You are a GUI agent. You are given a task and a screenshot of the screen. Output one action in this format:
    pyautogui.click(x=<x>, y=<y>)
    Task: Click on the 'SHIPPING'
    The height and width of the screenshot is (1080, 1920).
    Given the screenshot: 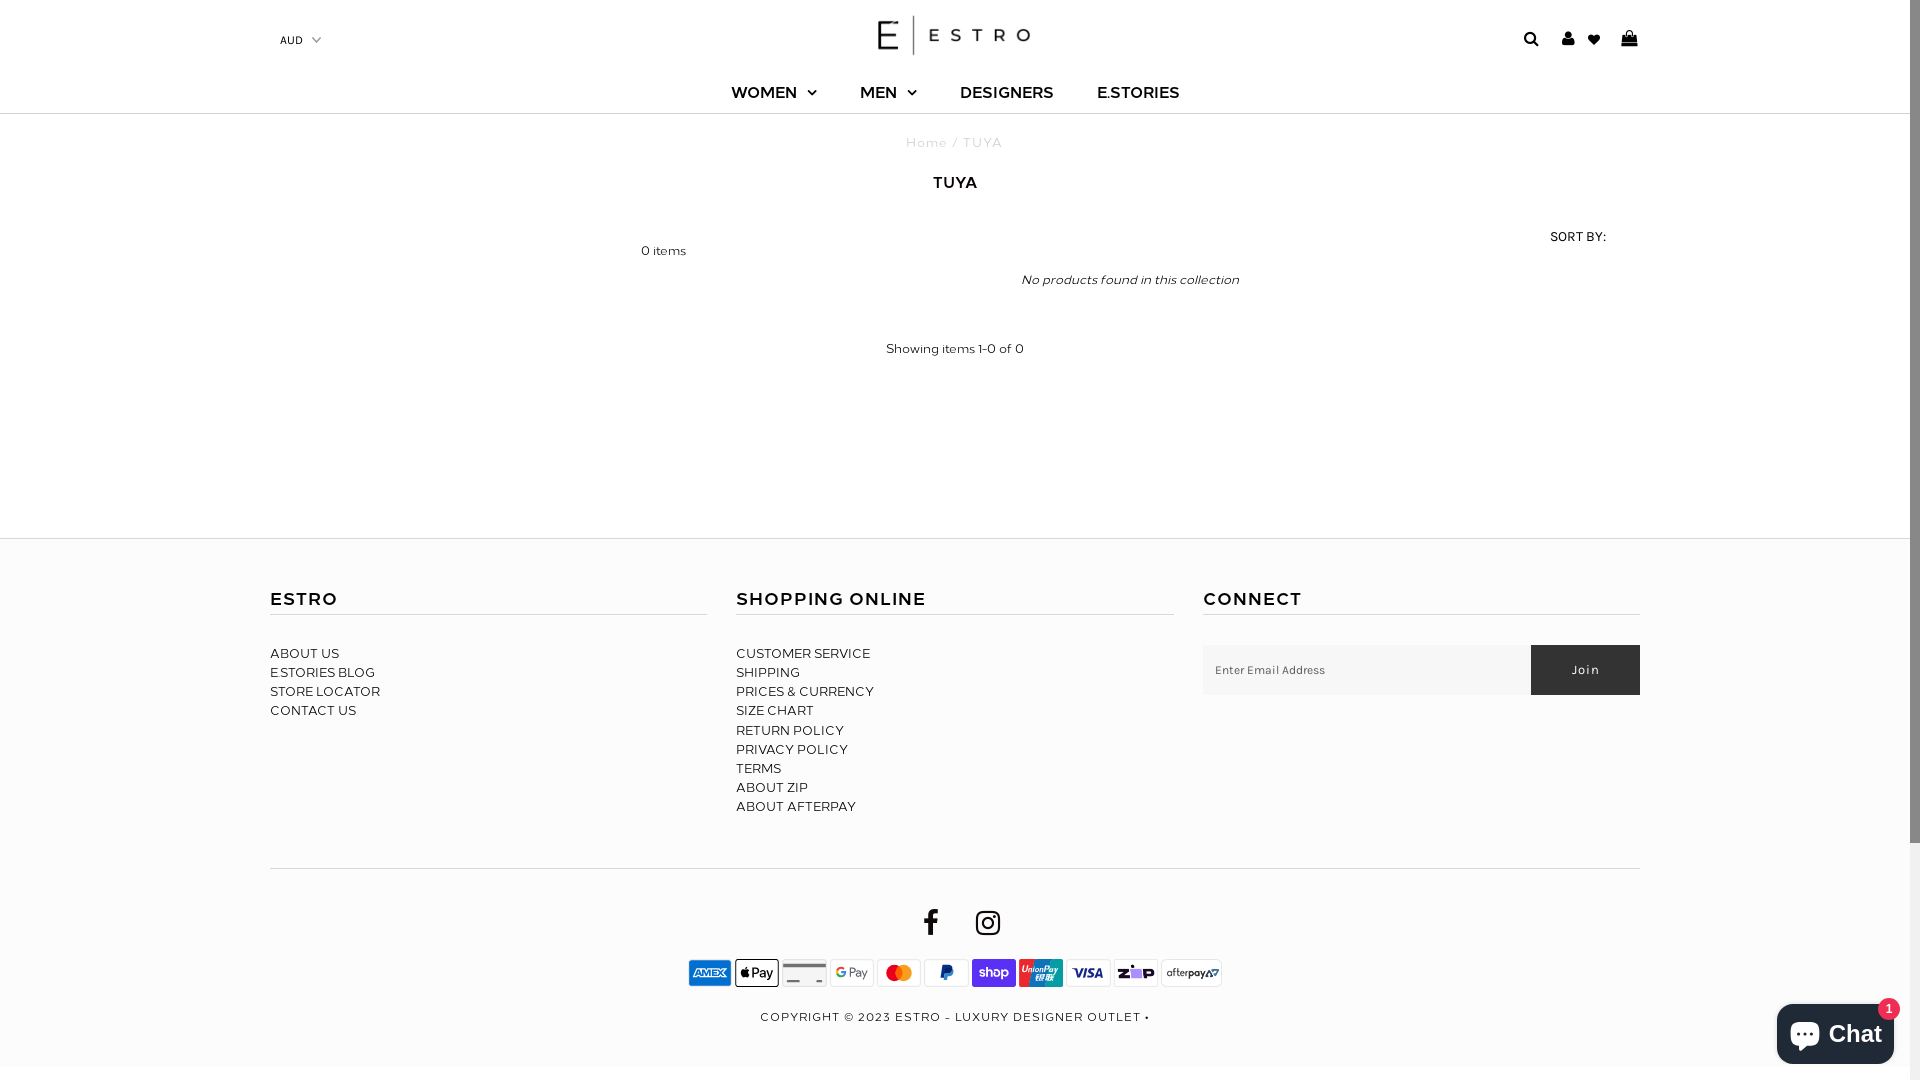 What is the action you would take?
    pyautogui.click(x=767, y=672)
    